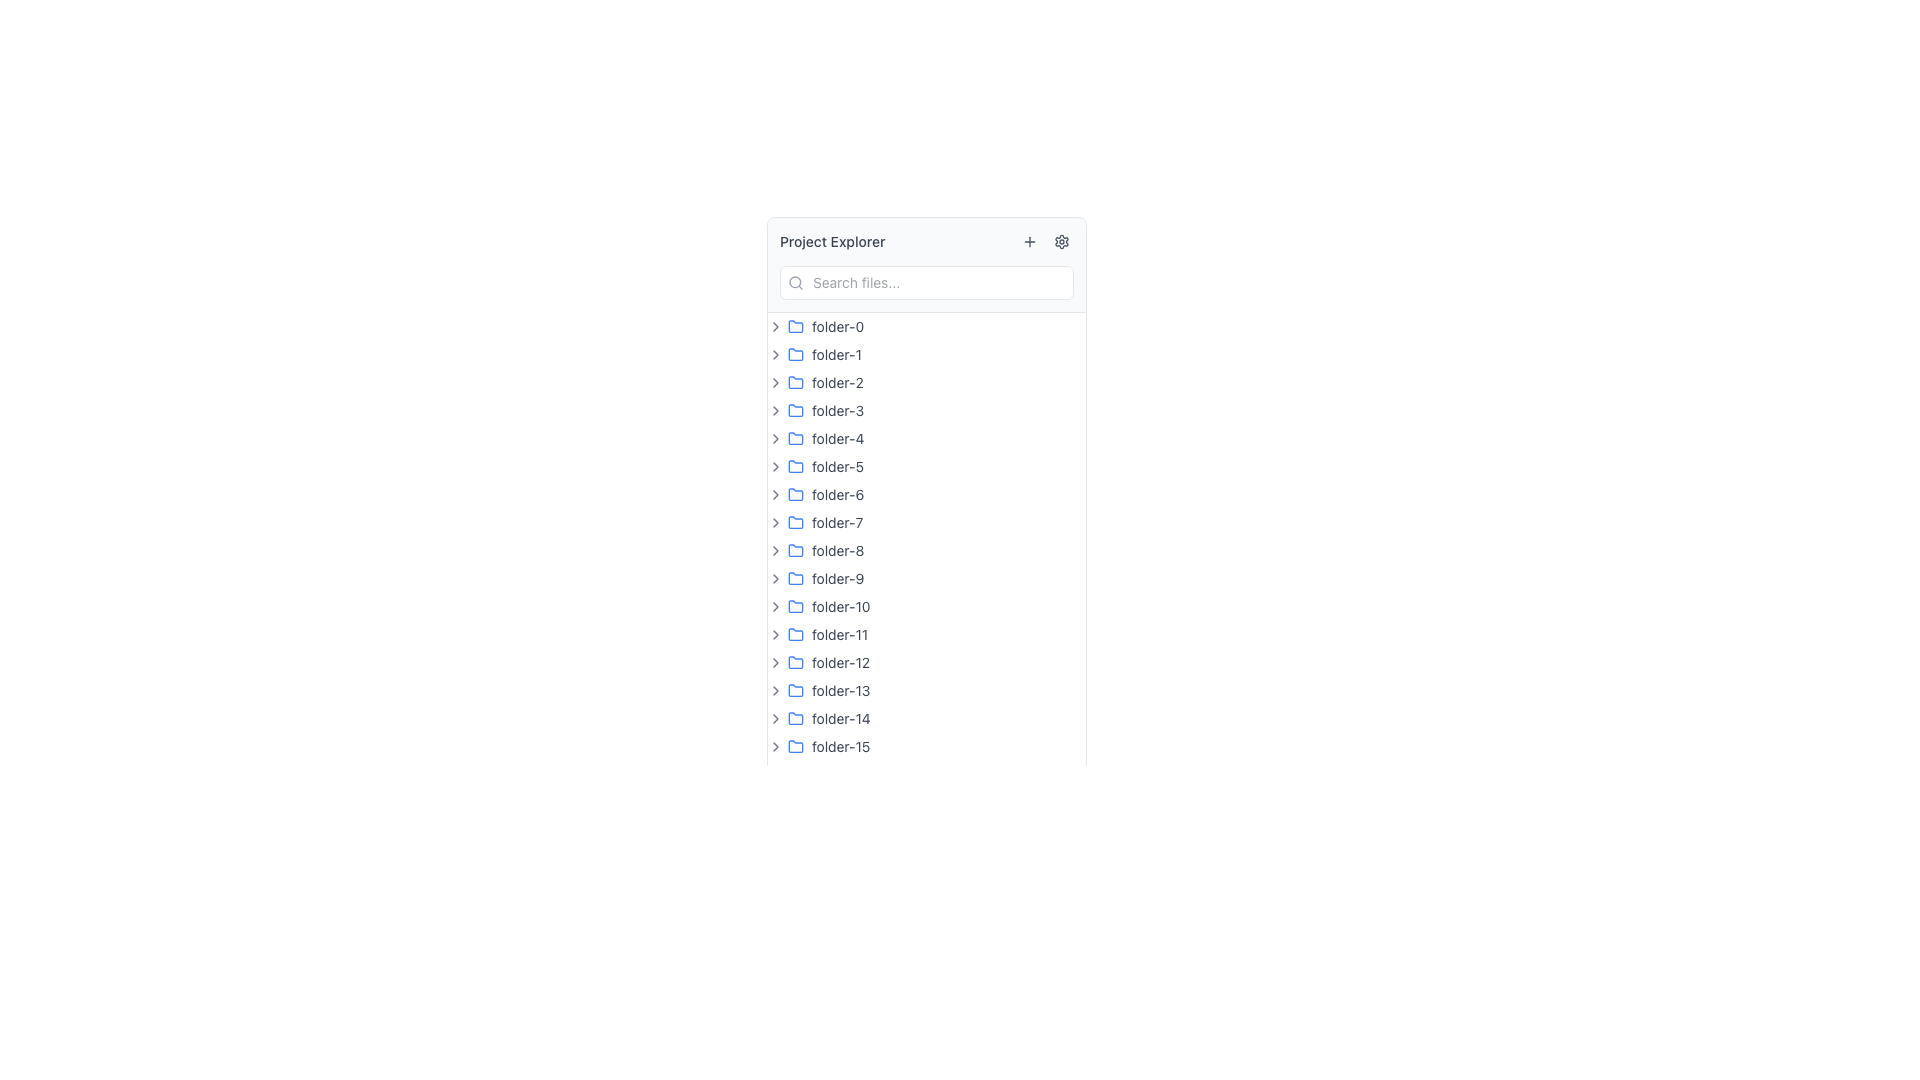 The image size is (1920, 1080). I want to click on the folder icon, so click(795, 438).